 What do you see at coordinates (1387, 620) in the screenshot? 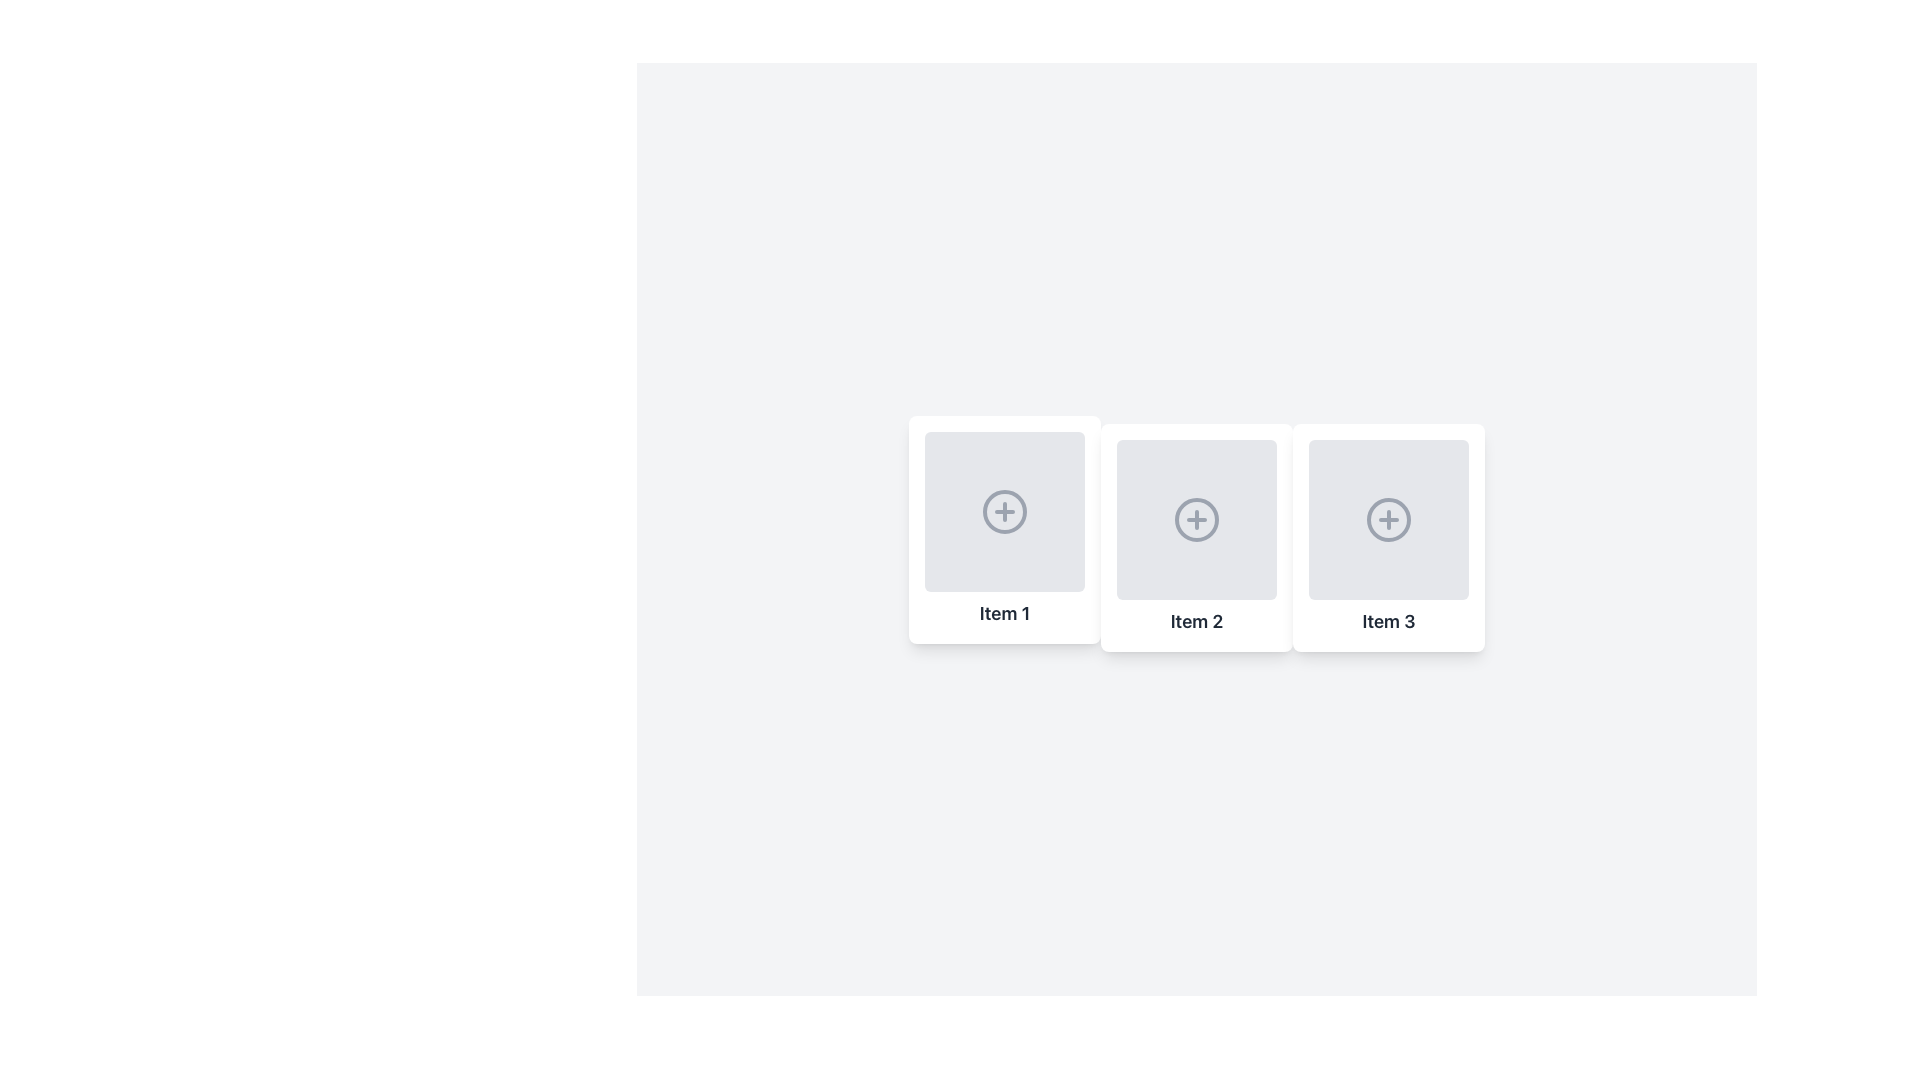
I see `text label located at the lower section of the rightmost card, which is directly below the circular plus icon` at bounding box center [1387, 620].